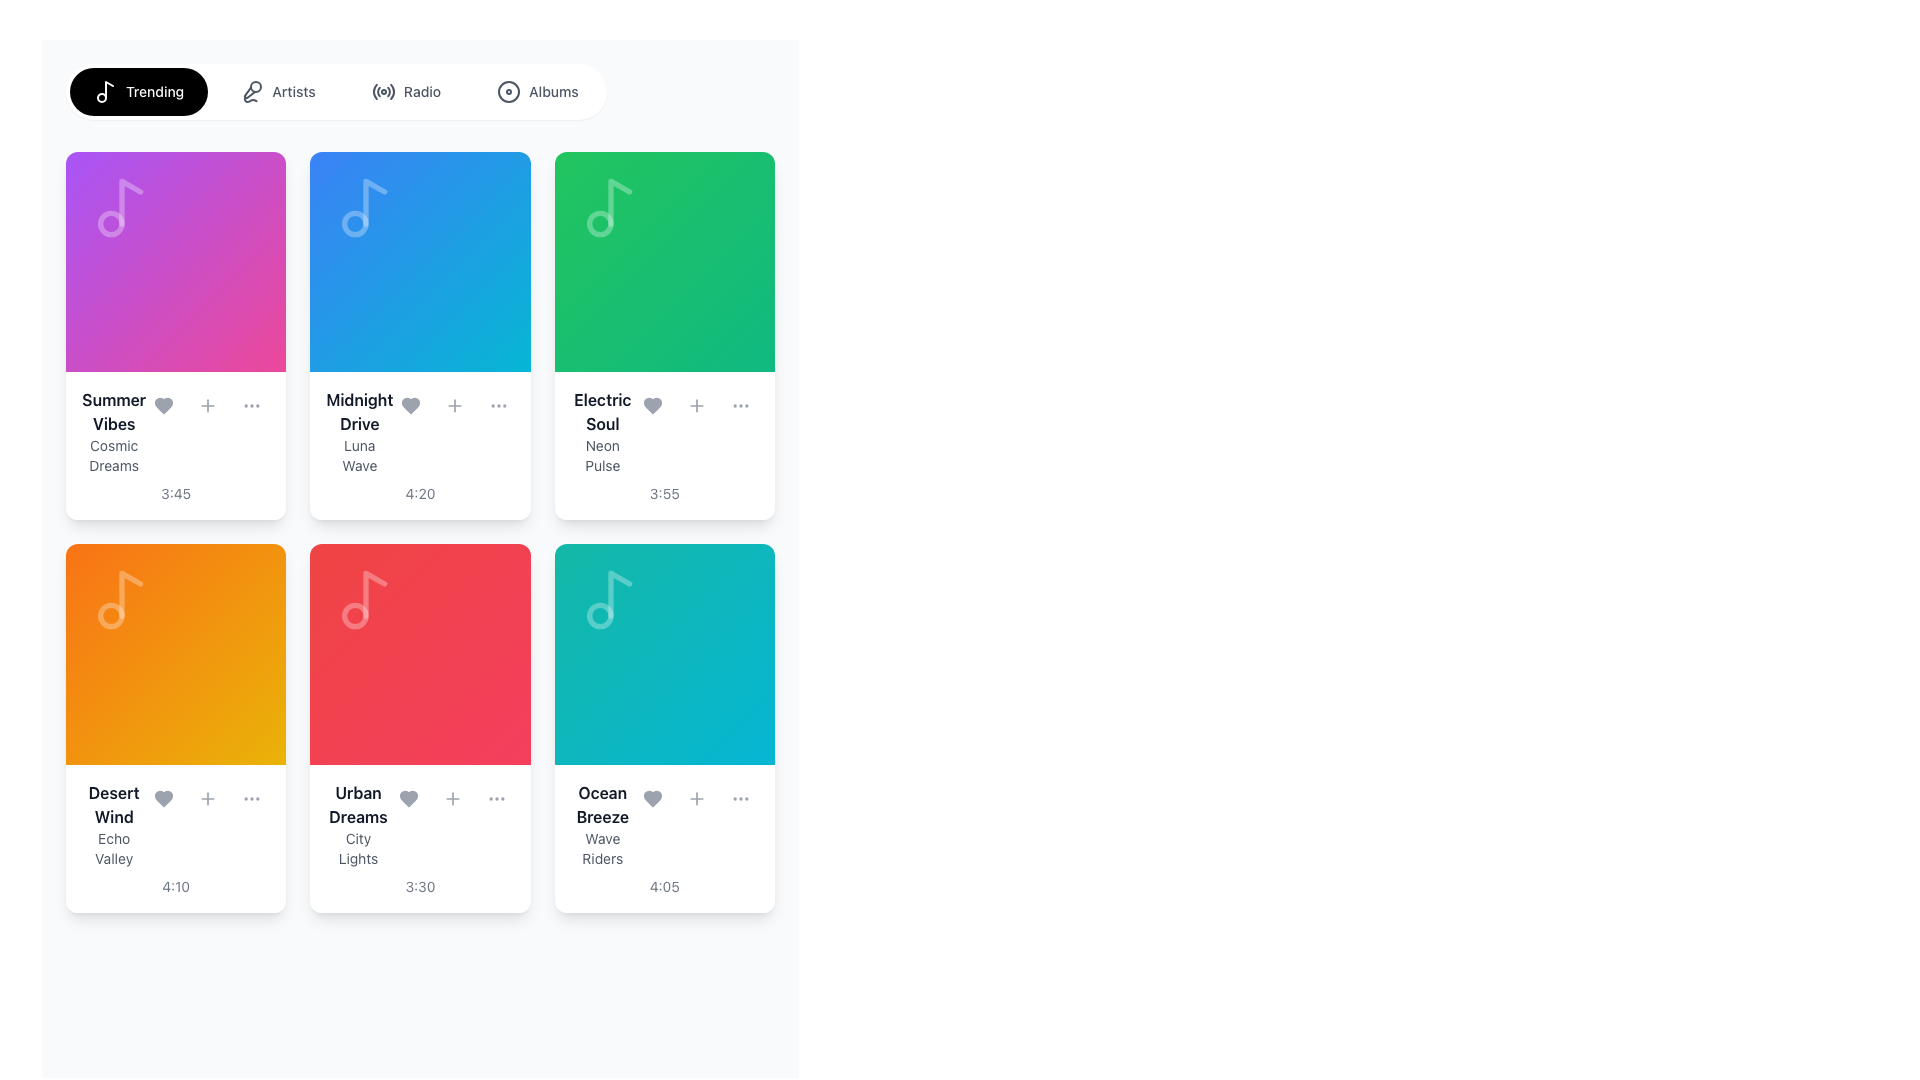 This screenshot has width=1920, height=1080. What do you see at coordinates (609, 599) in the screenshot?
I see `the music note icon located in the upper portion of the 'Ocean Breeze' card by 'Wave Riders' with a teal background` at bounding box center [609, 599].